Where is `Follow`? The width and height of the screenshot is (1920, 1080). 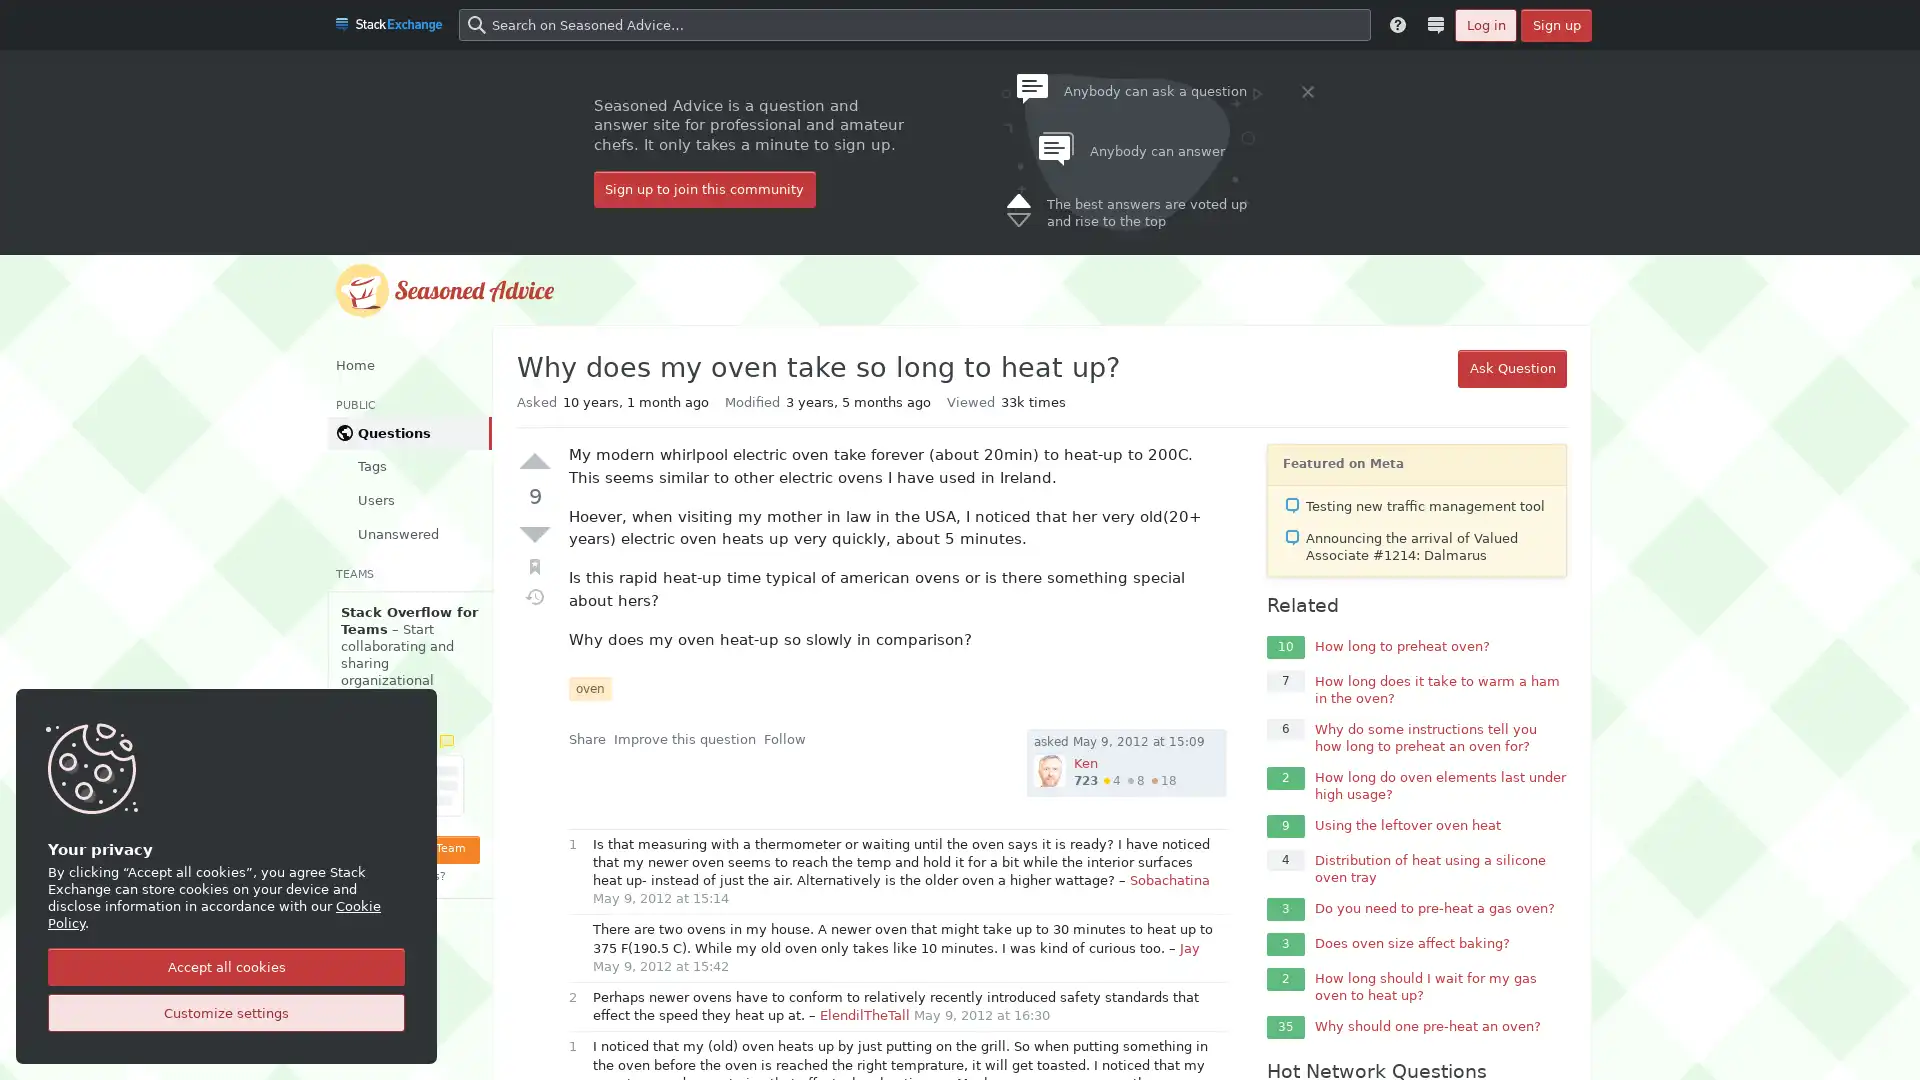 Follow is located at coordinates (784, 739).